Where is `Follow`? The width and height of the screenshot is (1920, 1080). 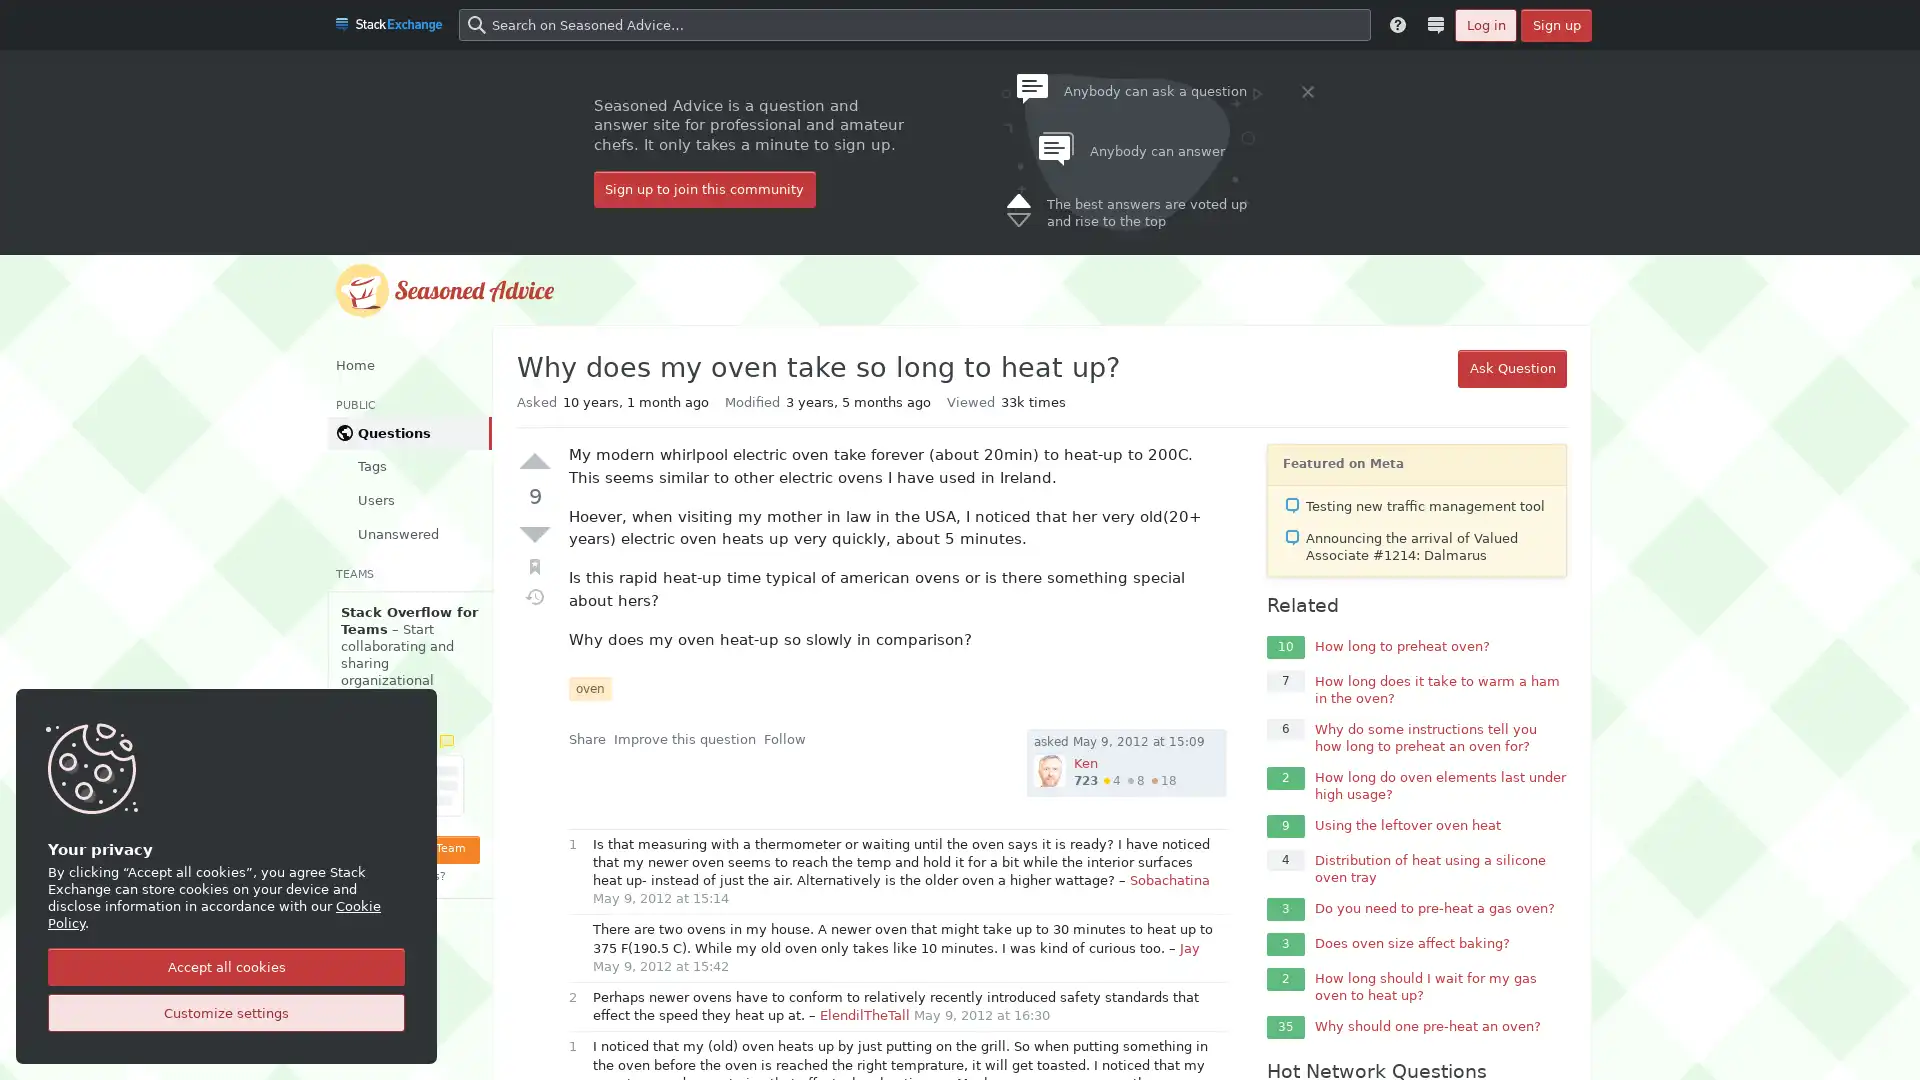 Follow is located at coordinates (784, 739).